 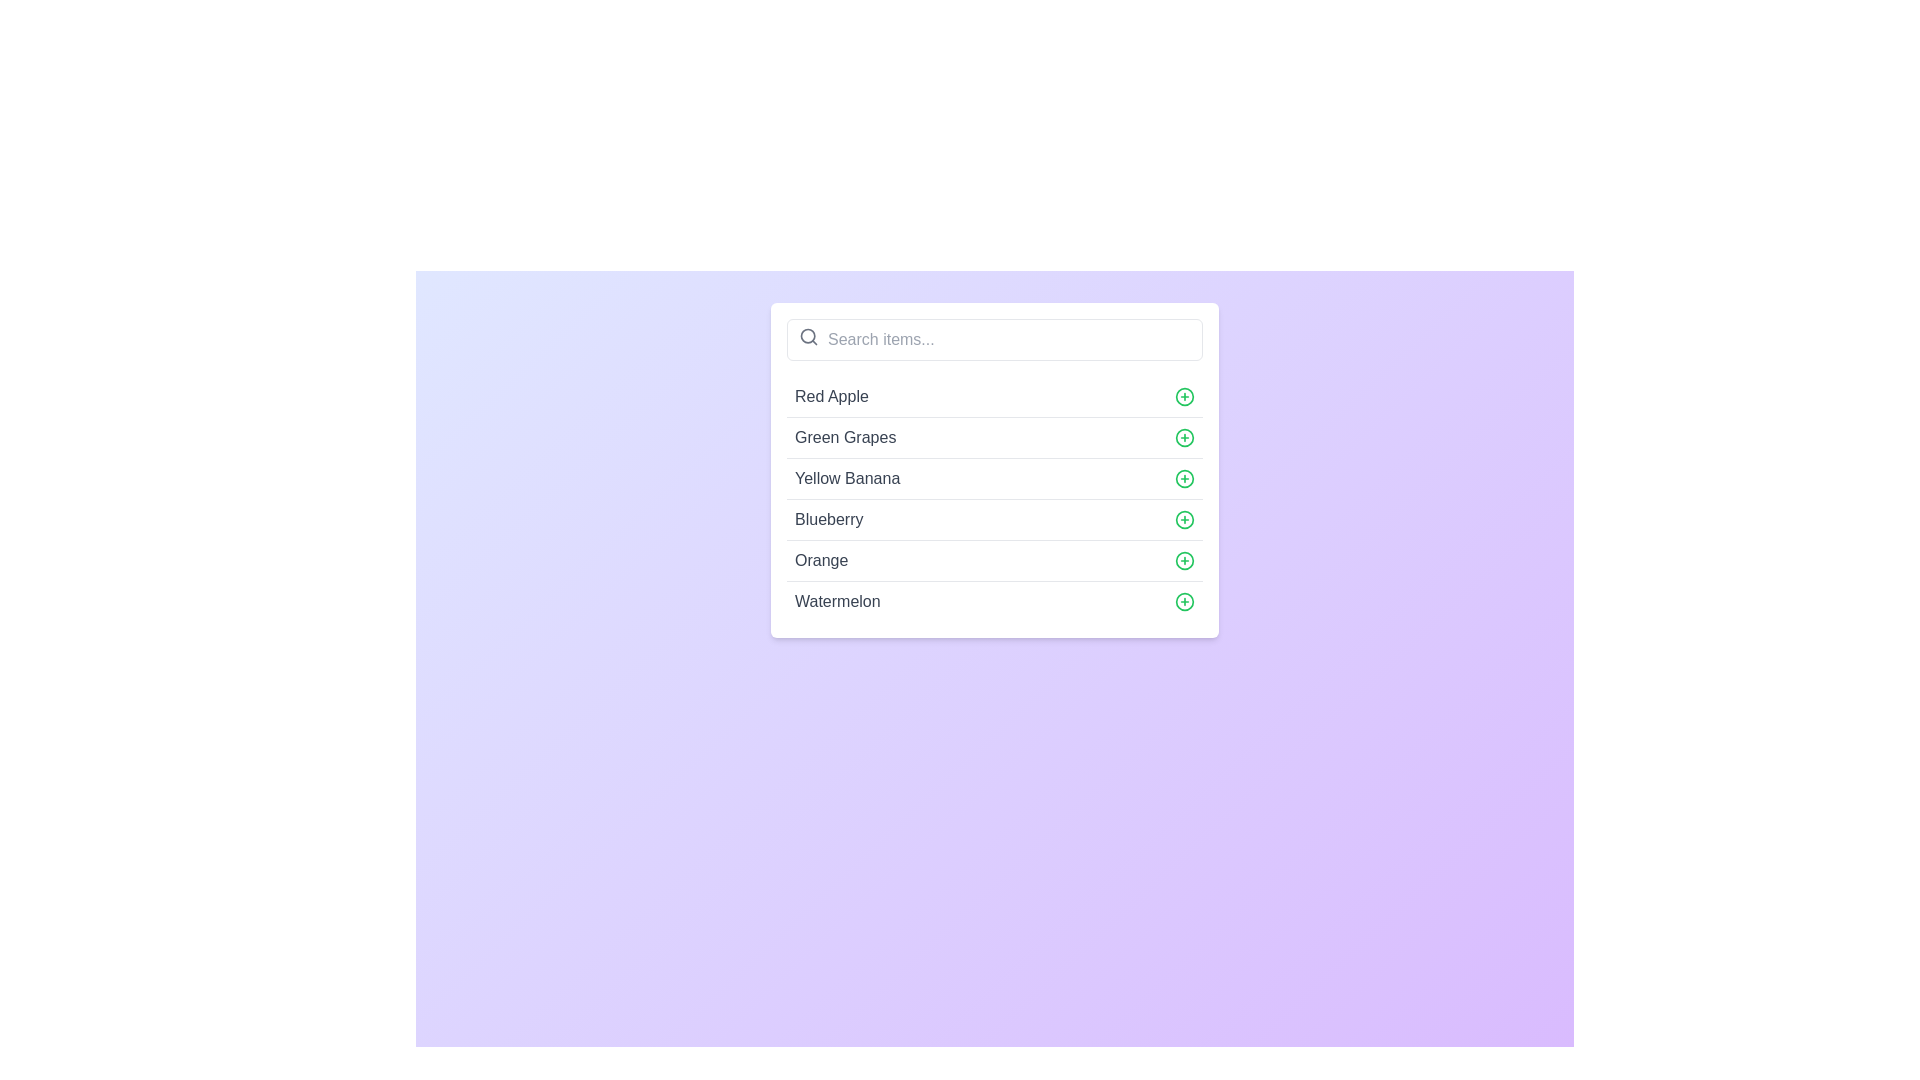 What do you see at coordinates (847, 478) in the screenshot?
I see `the static text label representing the option 'Yellow Banana' in the list of selectable items` at bounding box center [847, 478].